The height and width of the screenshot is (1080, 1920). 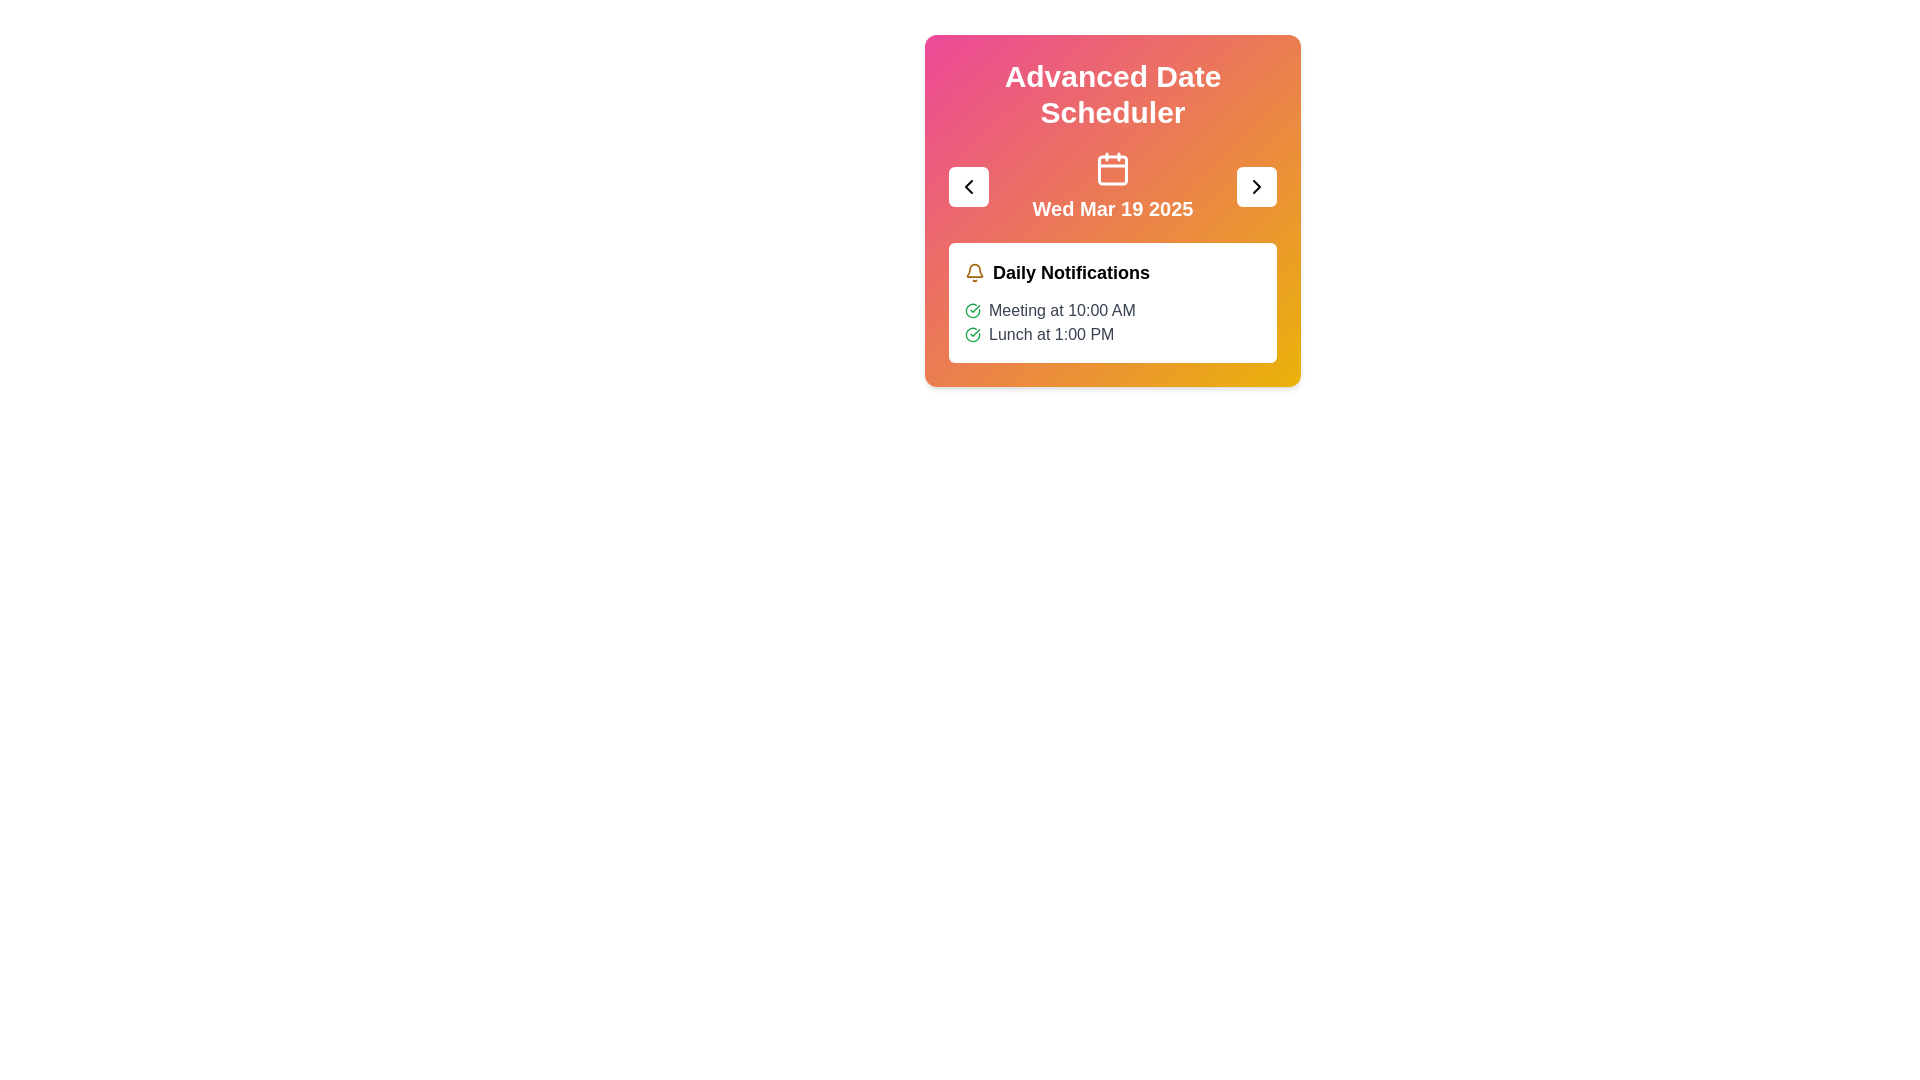 I want to click on the green circular icon with a checkmark that indicates successful status, located before the text 'Lunch at 1:00 PM', so click(x=973, y=334).